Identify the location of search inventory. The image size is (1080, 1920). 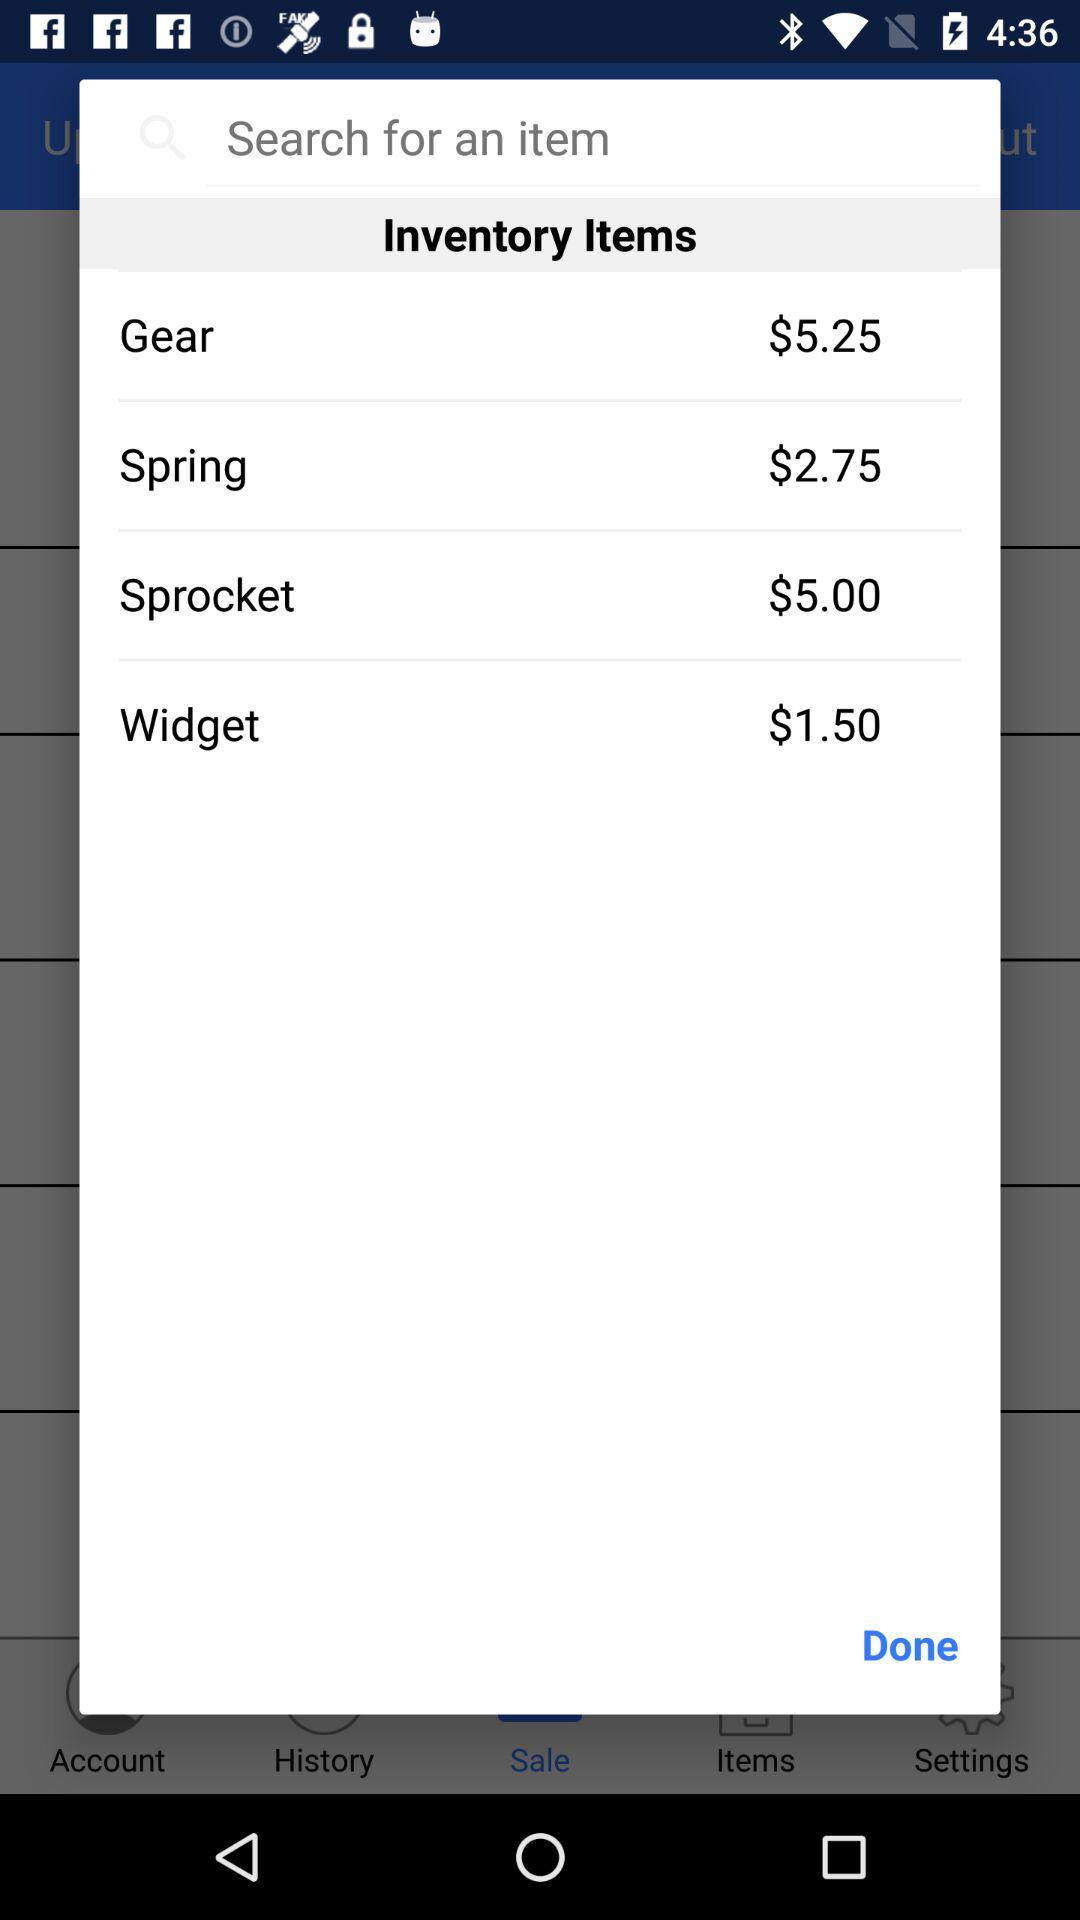
(591, 136).